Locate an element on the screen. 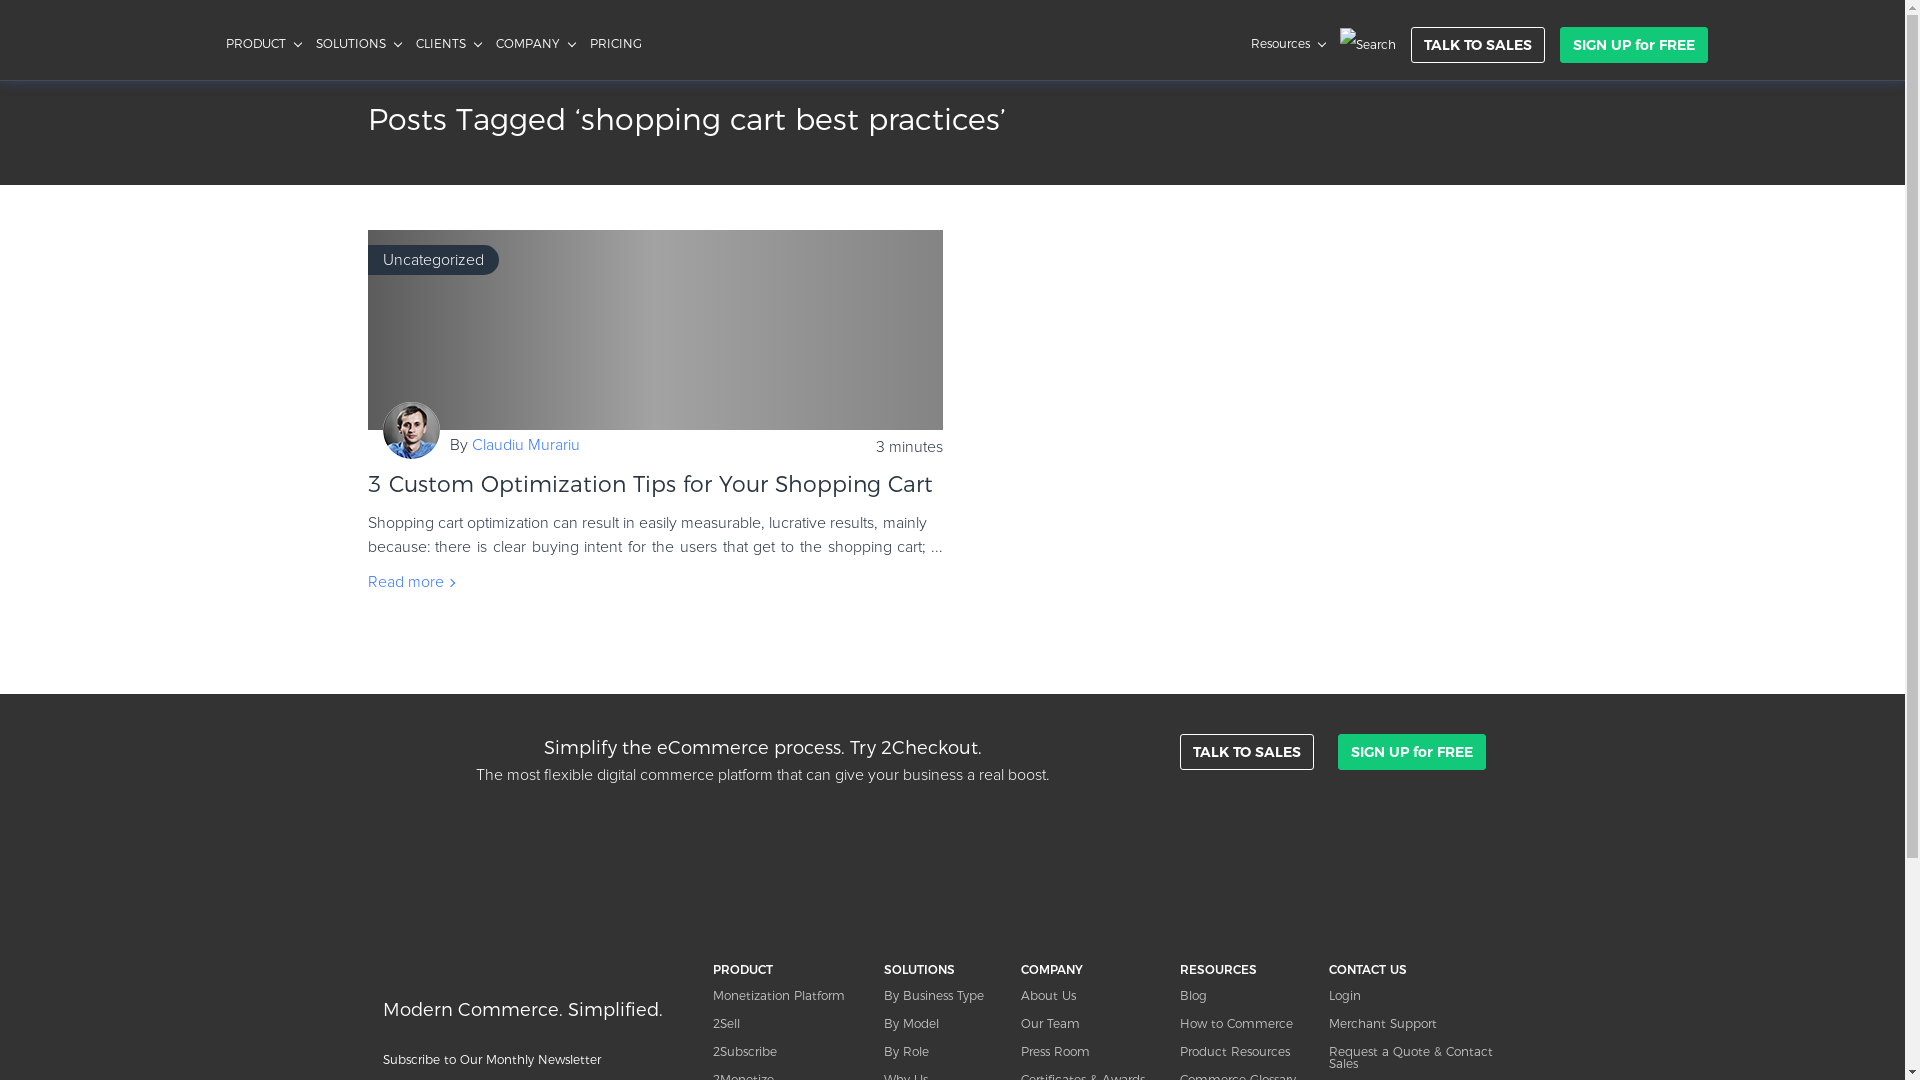  'SOLUTIONS' is located at coordinates (358, 43).